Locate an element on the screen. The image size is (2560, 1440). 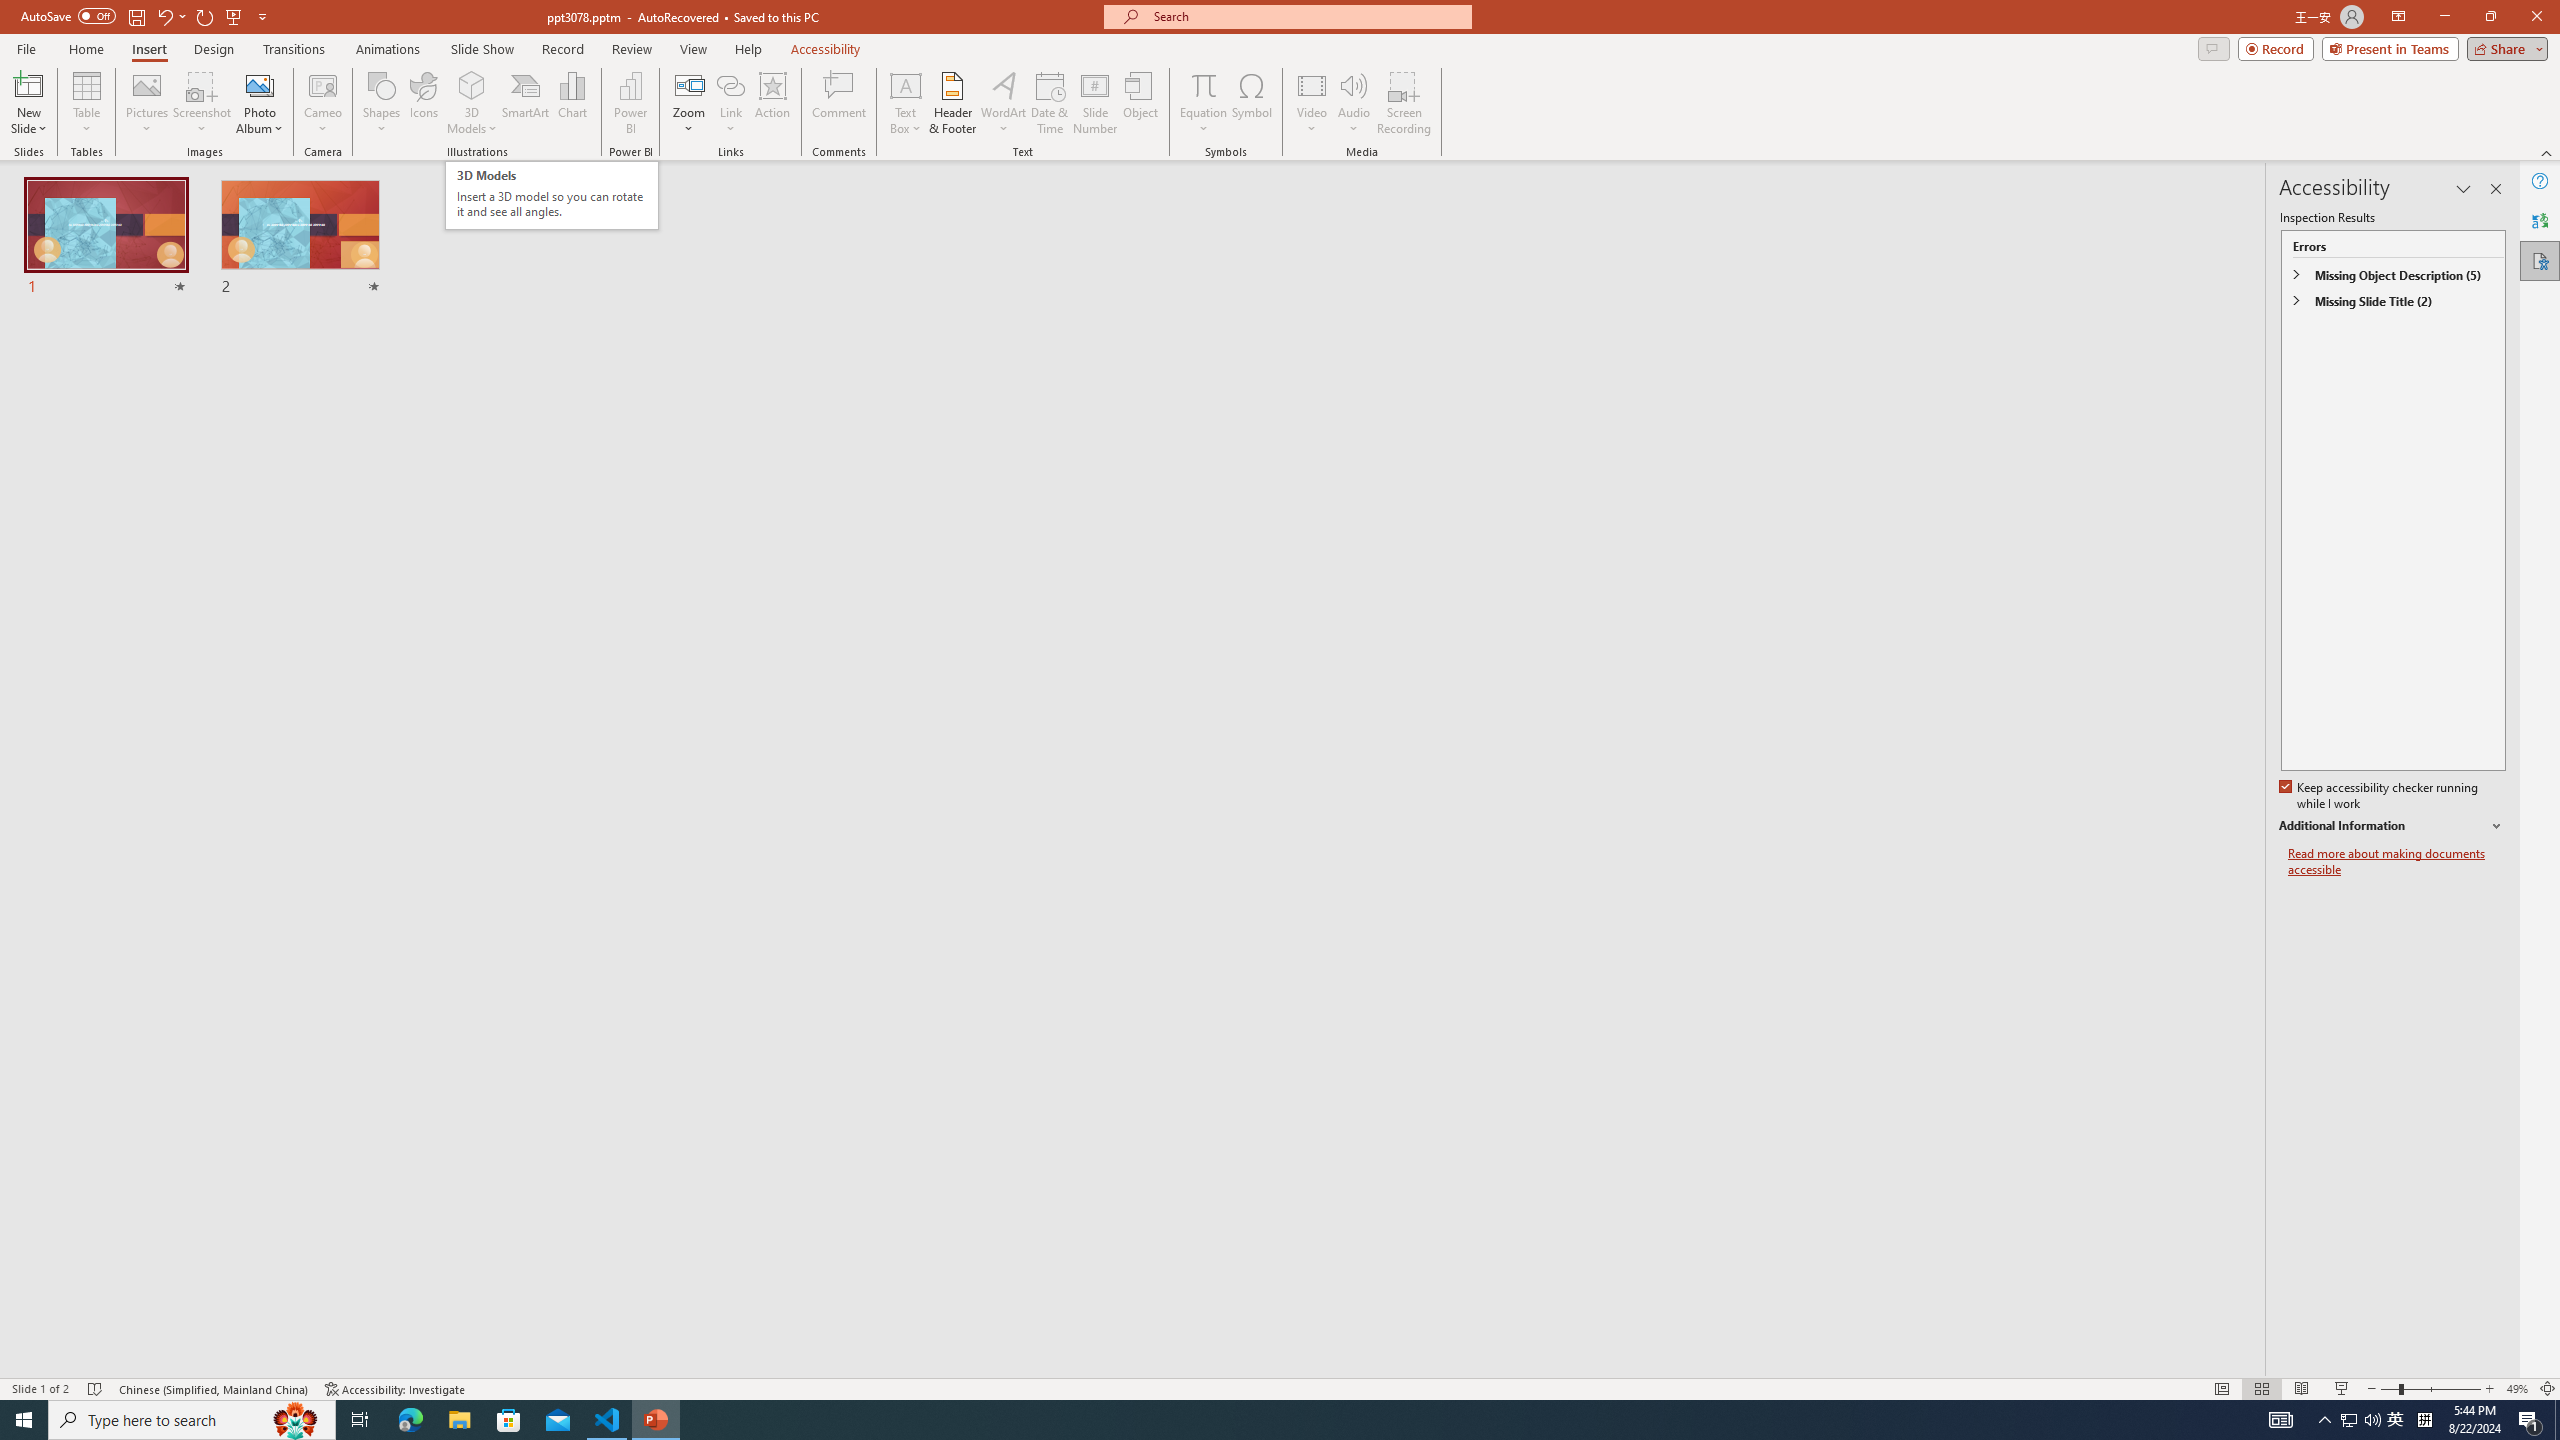
'Comment' is located at coordinates (837, 103).